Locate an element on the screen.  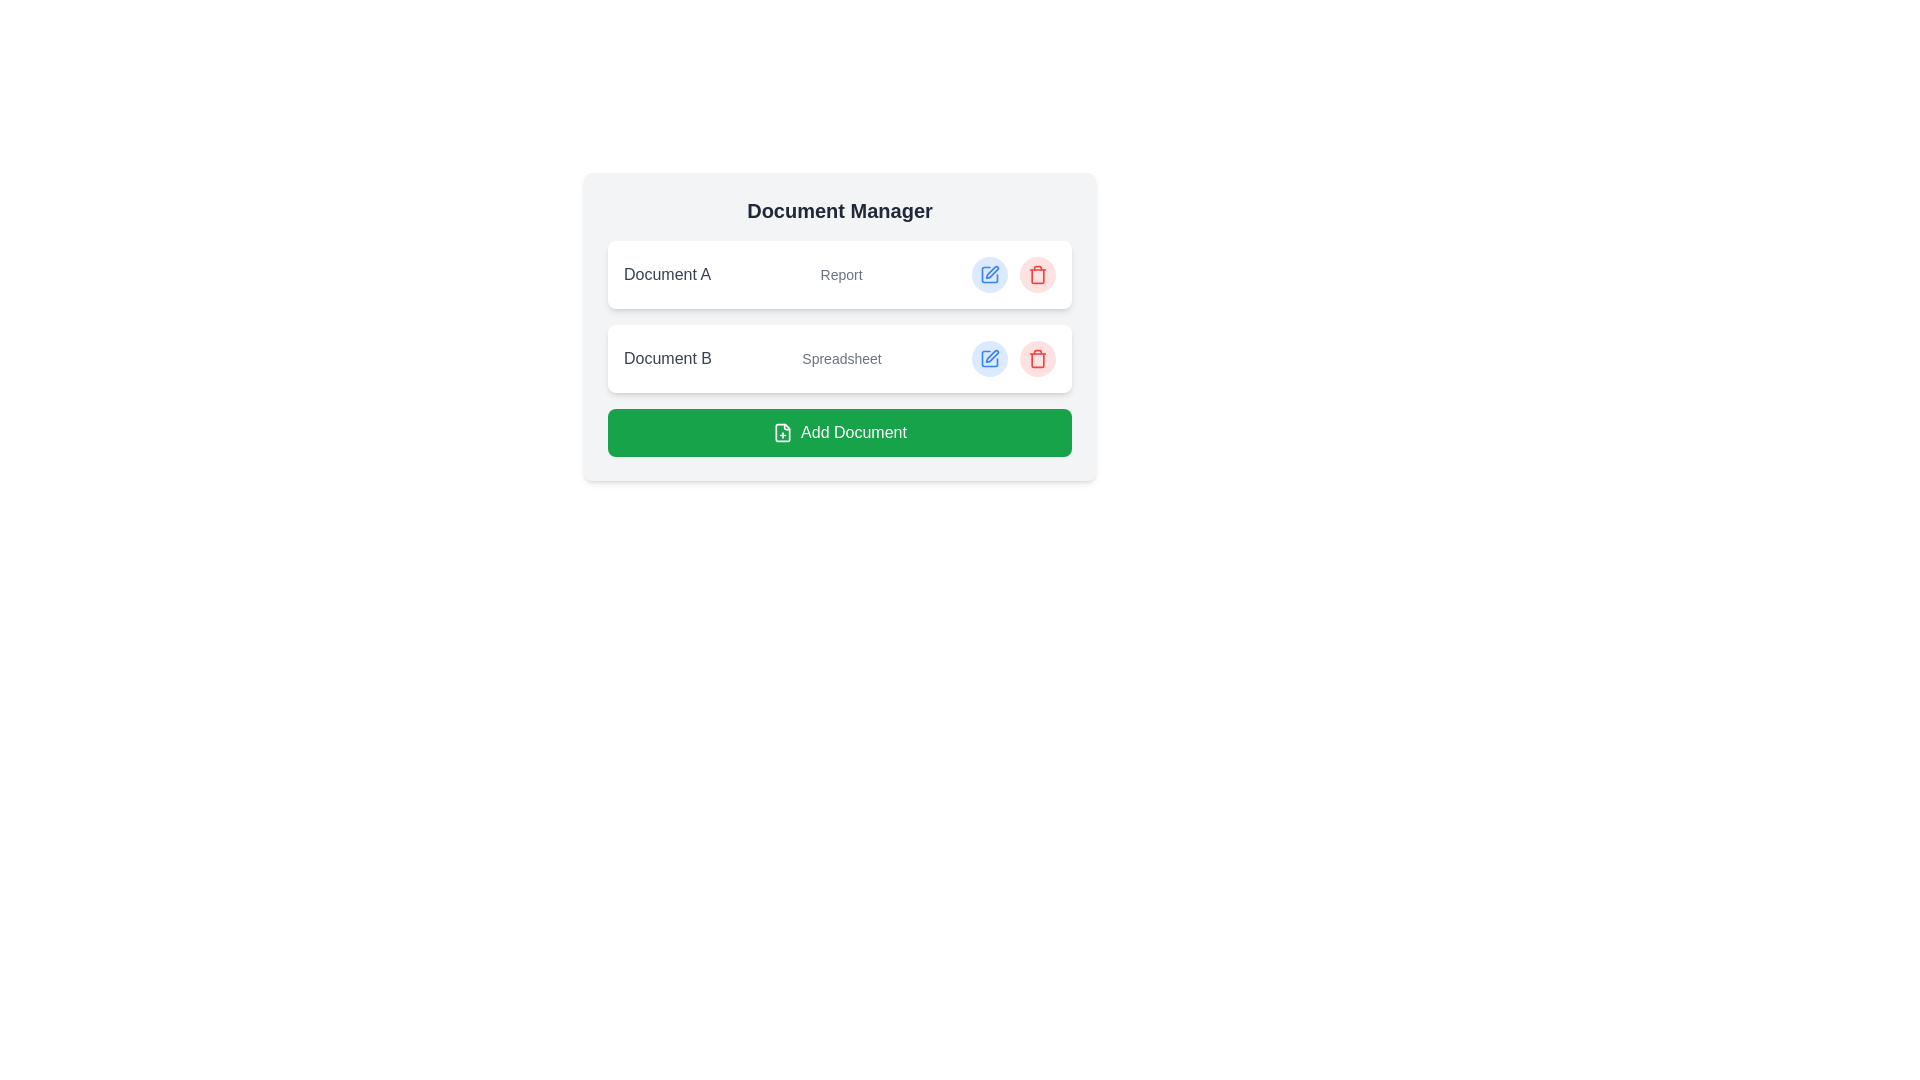
the icon button resembling a pen and a square, which is located adjacent to the 'Document B' entry in the document manager interface is located at coordinates (992, 355).